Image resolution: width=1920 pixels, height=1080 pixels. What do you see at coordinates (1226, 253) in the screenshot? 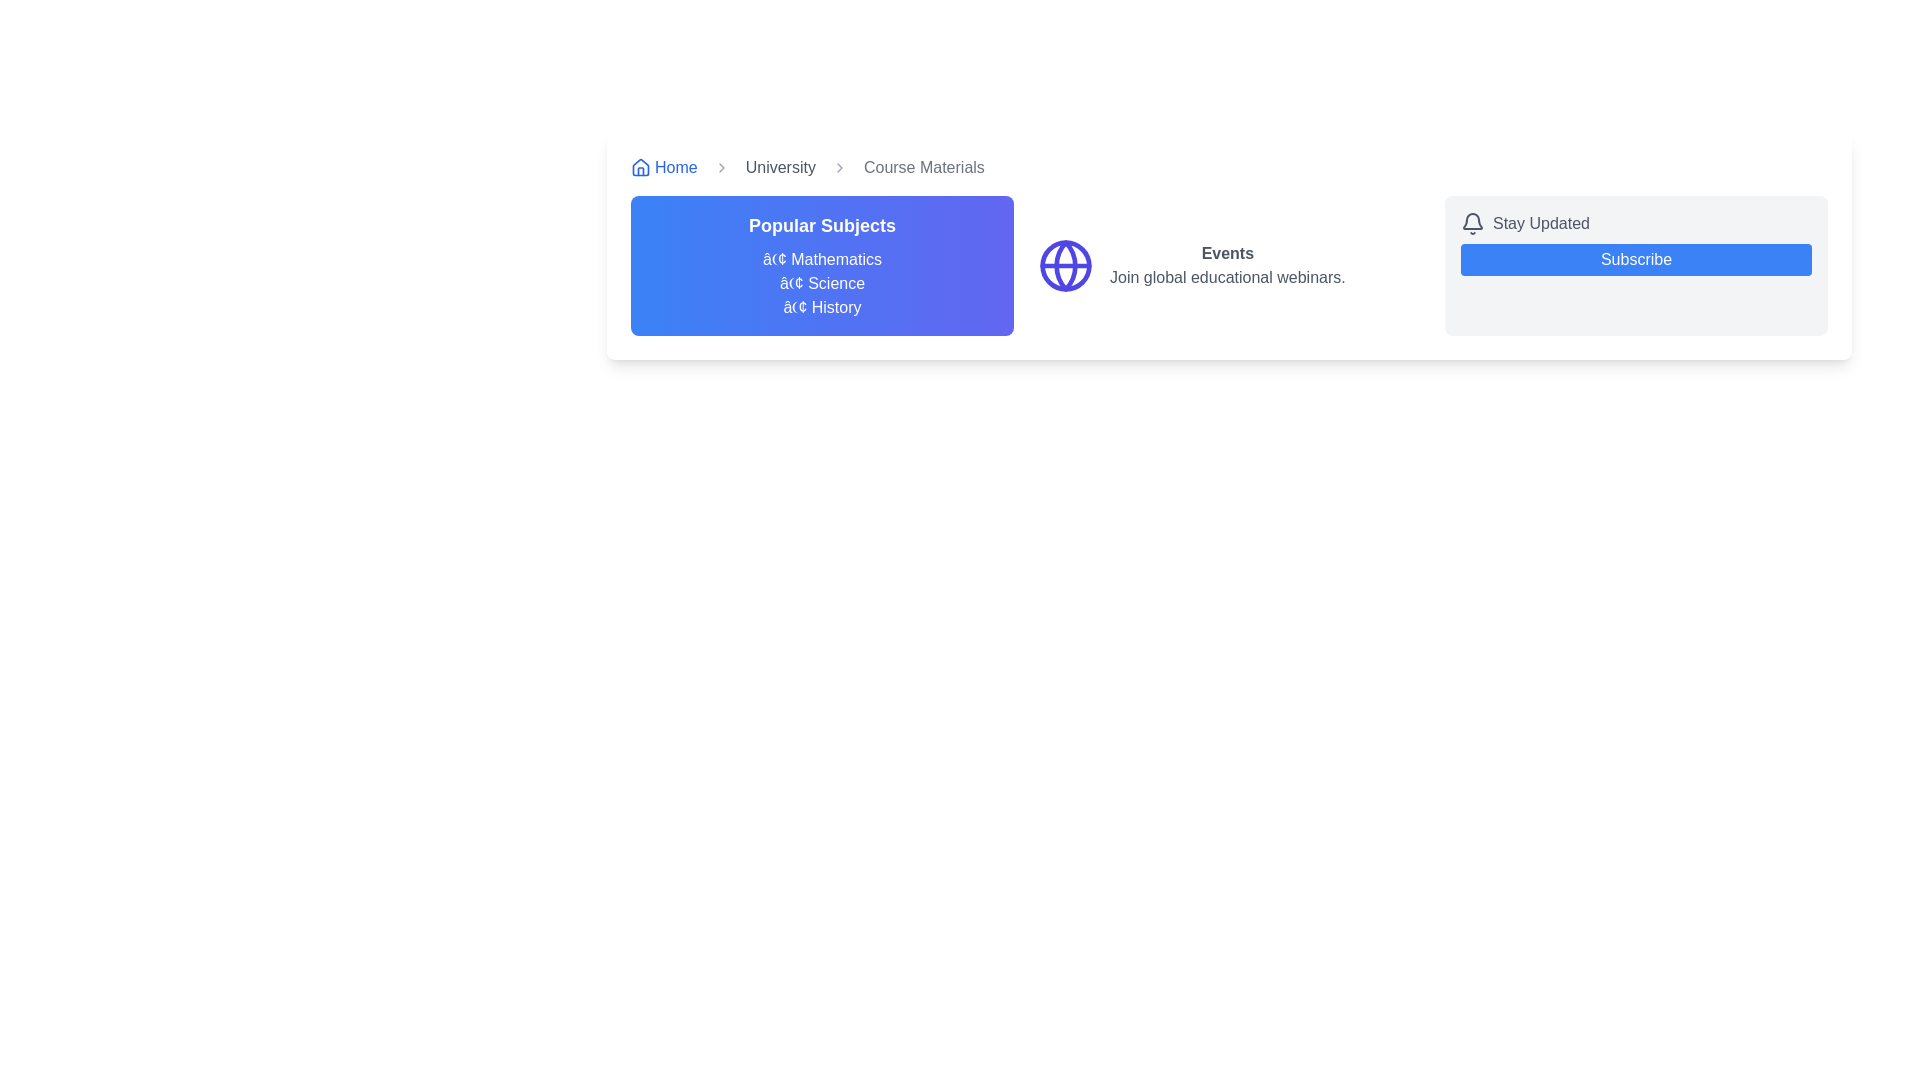
I see `the Text label that serves as a title or header for events and webinars, located directly above the text 'Join global educational webinars.' and to the right of a globe icon` at bounding box center [1226, 253].